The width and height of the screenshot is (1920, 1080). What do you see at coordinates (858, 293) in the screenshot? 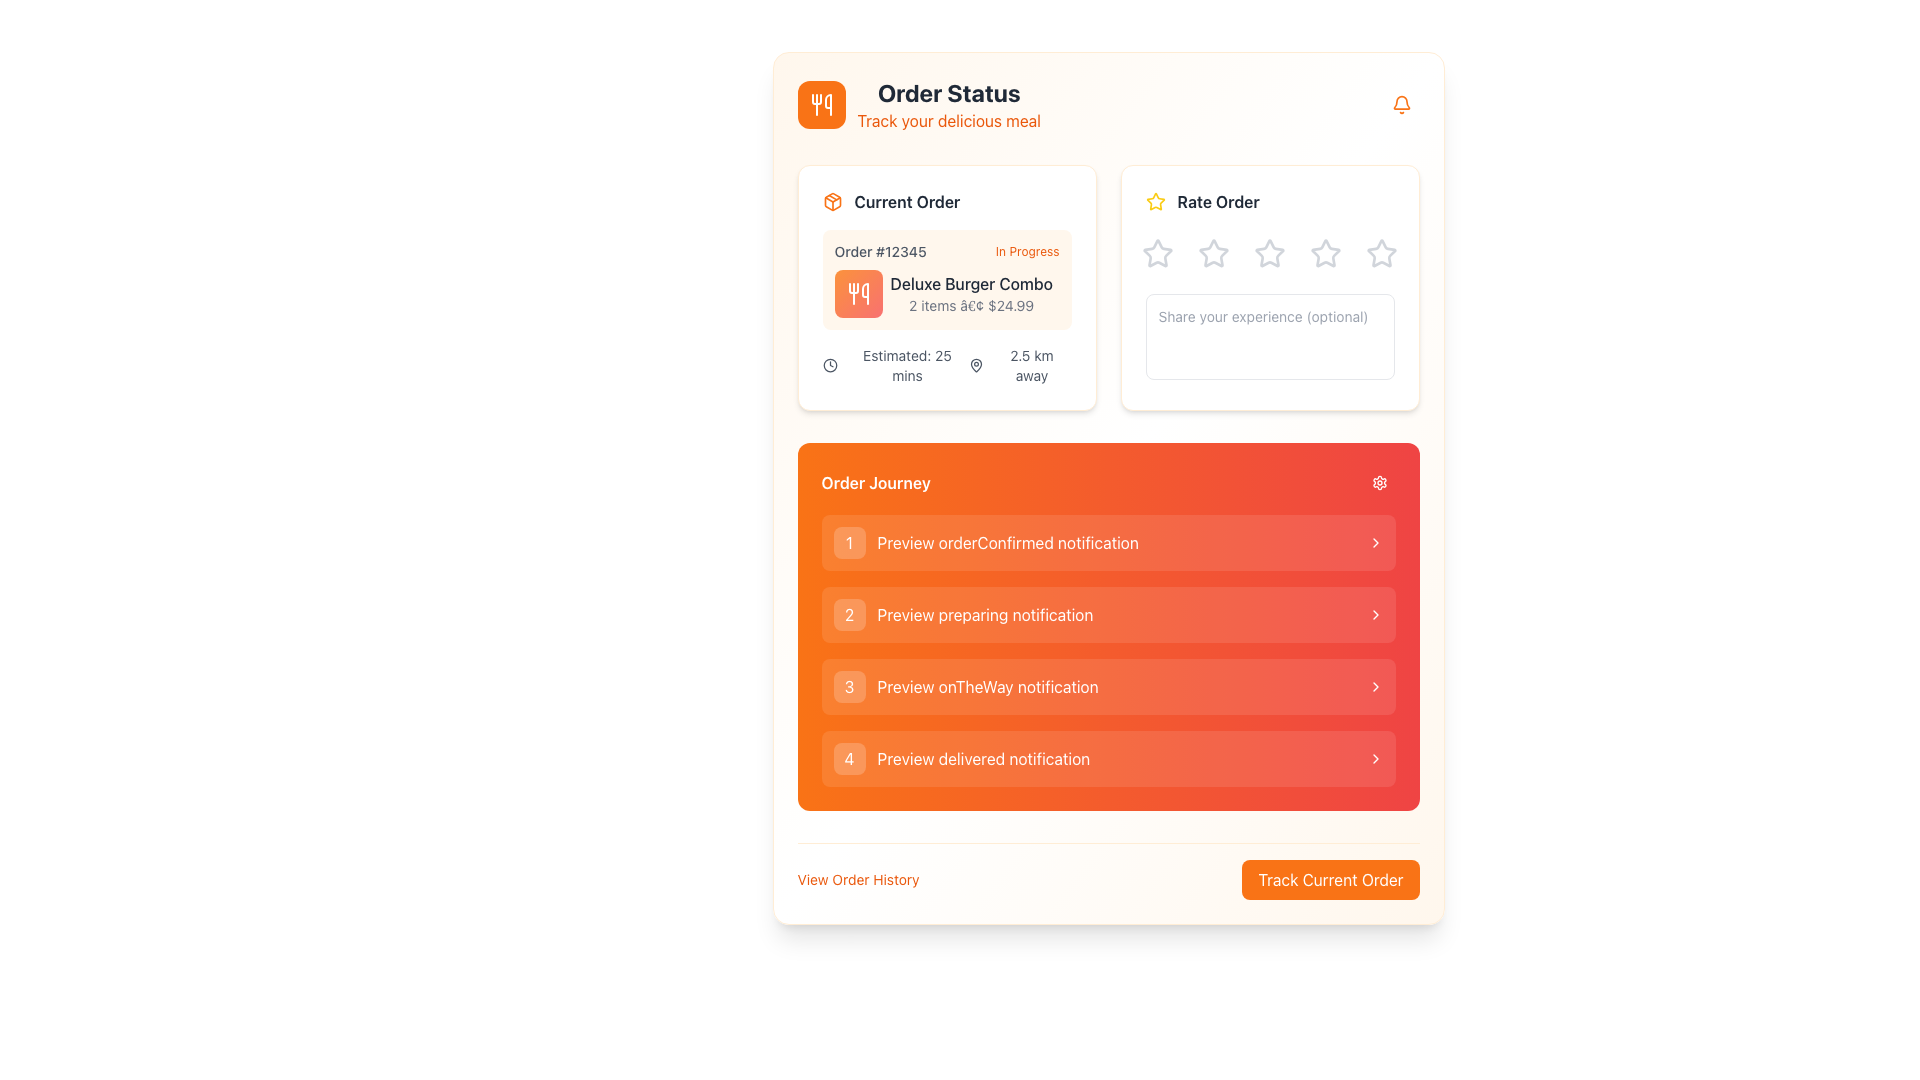
I see `the decorative icon representing the 'Order Status' section, which is located in the upper-left corner of the interface` at bounding box center [858, 293].